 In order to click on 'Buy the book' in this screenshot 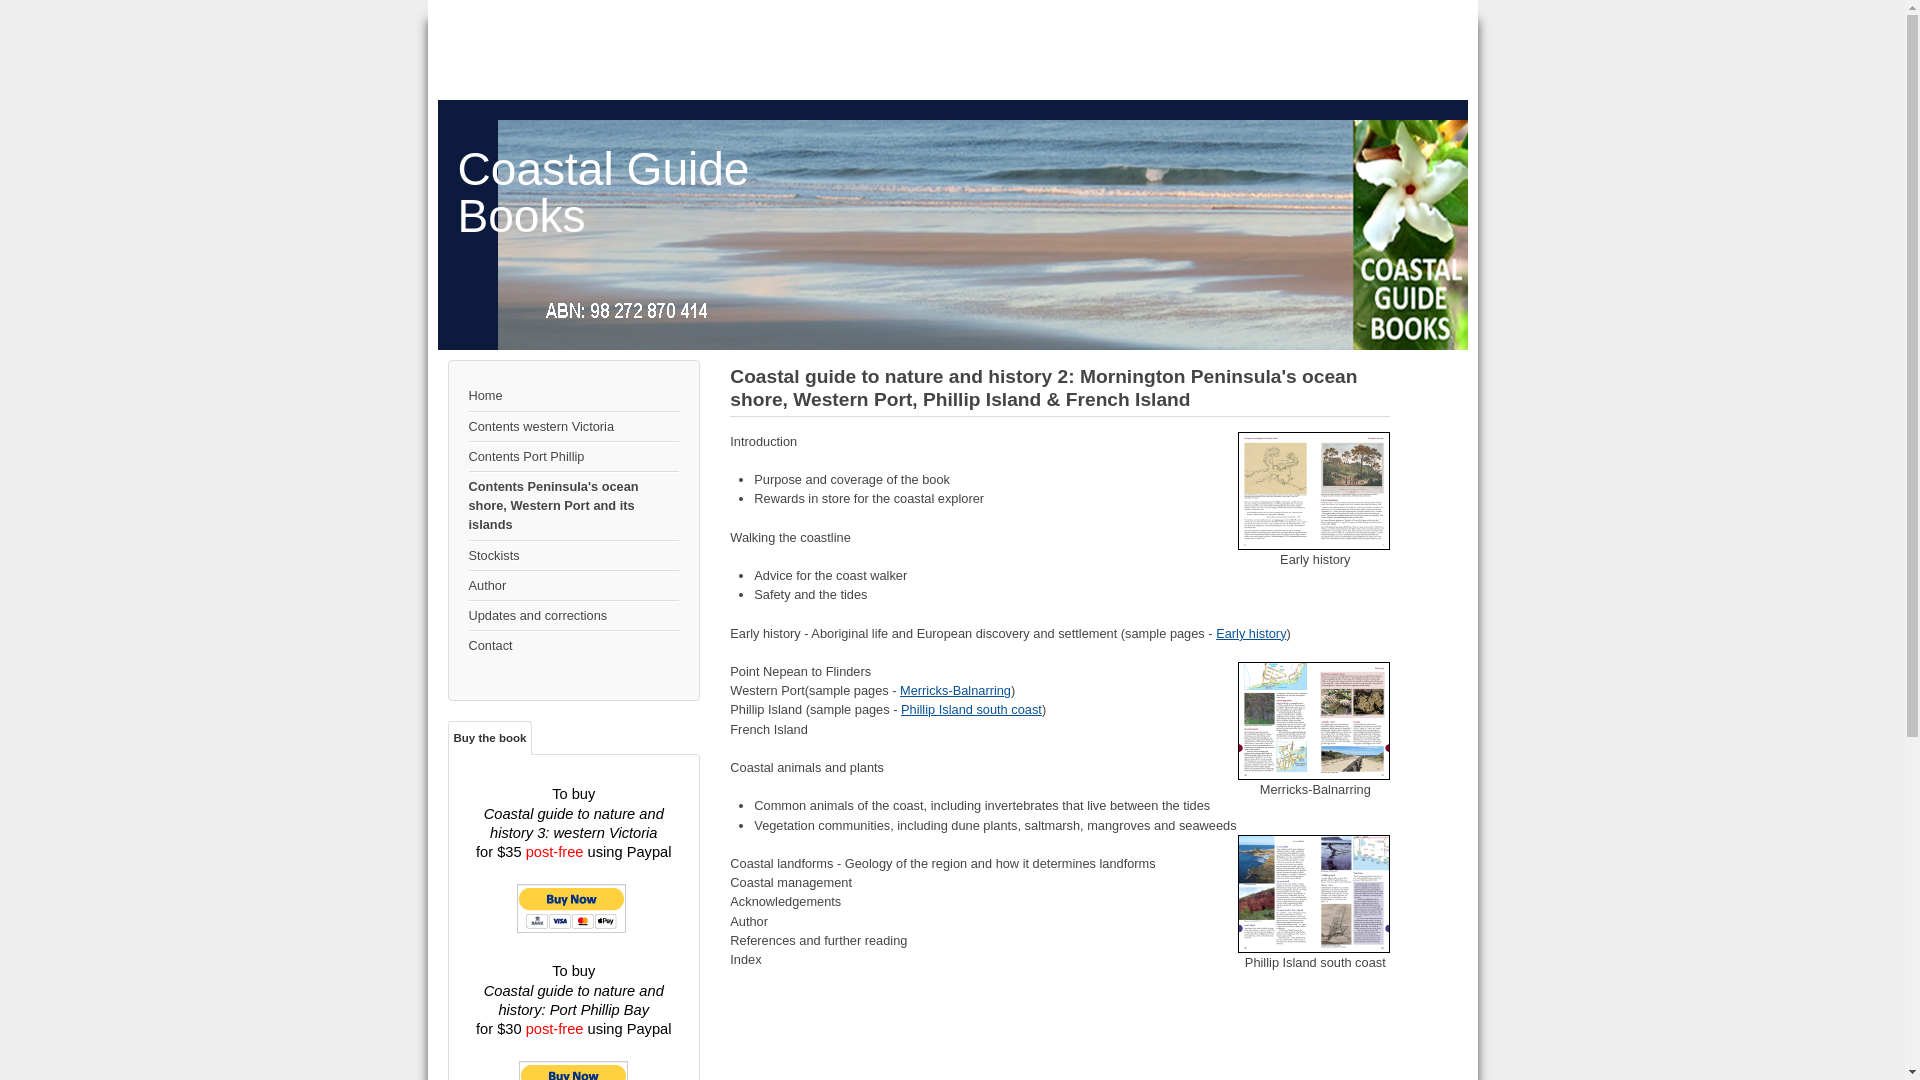, I will do `click(490, 737)`.